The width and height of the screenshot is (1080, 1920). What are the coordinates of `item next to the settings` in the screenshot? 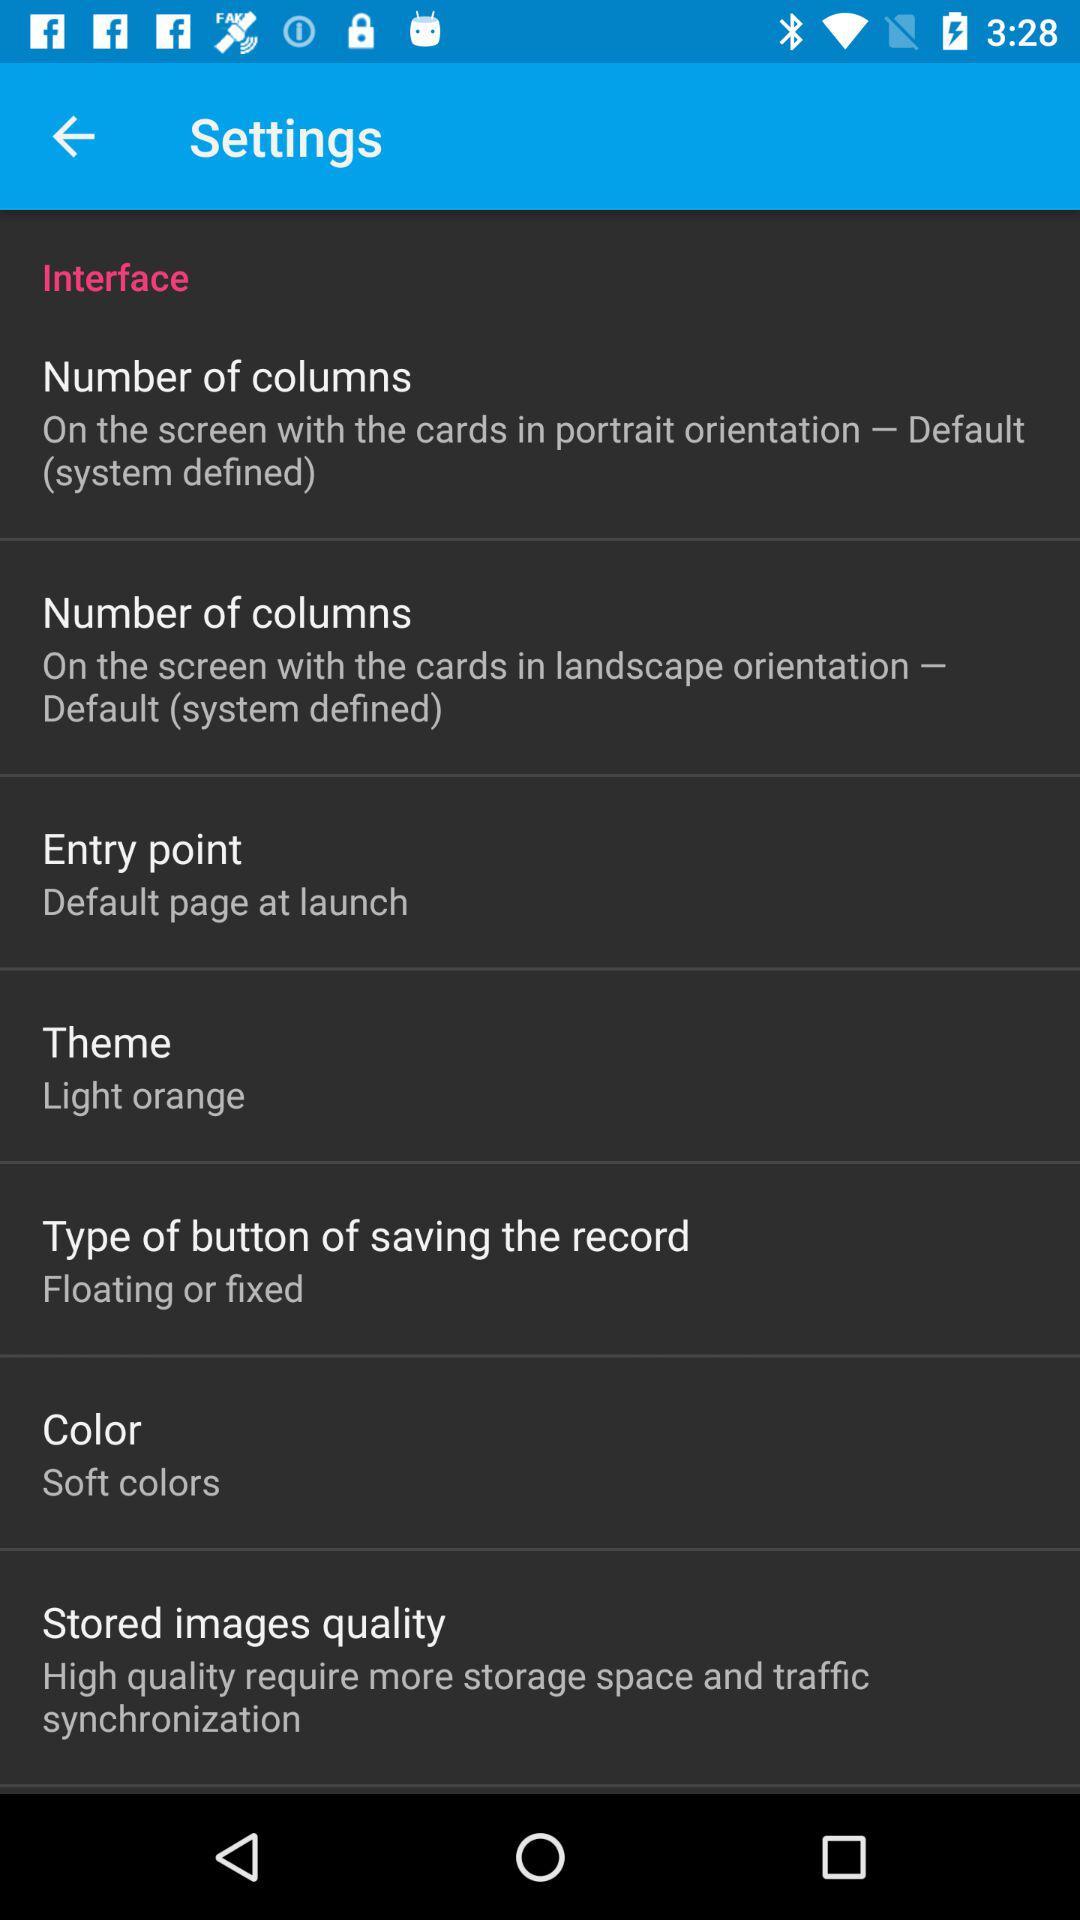 It's located at (72, 135).